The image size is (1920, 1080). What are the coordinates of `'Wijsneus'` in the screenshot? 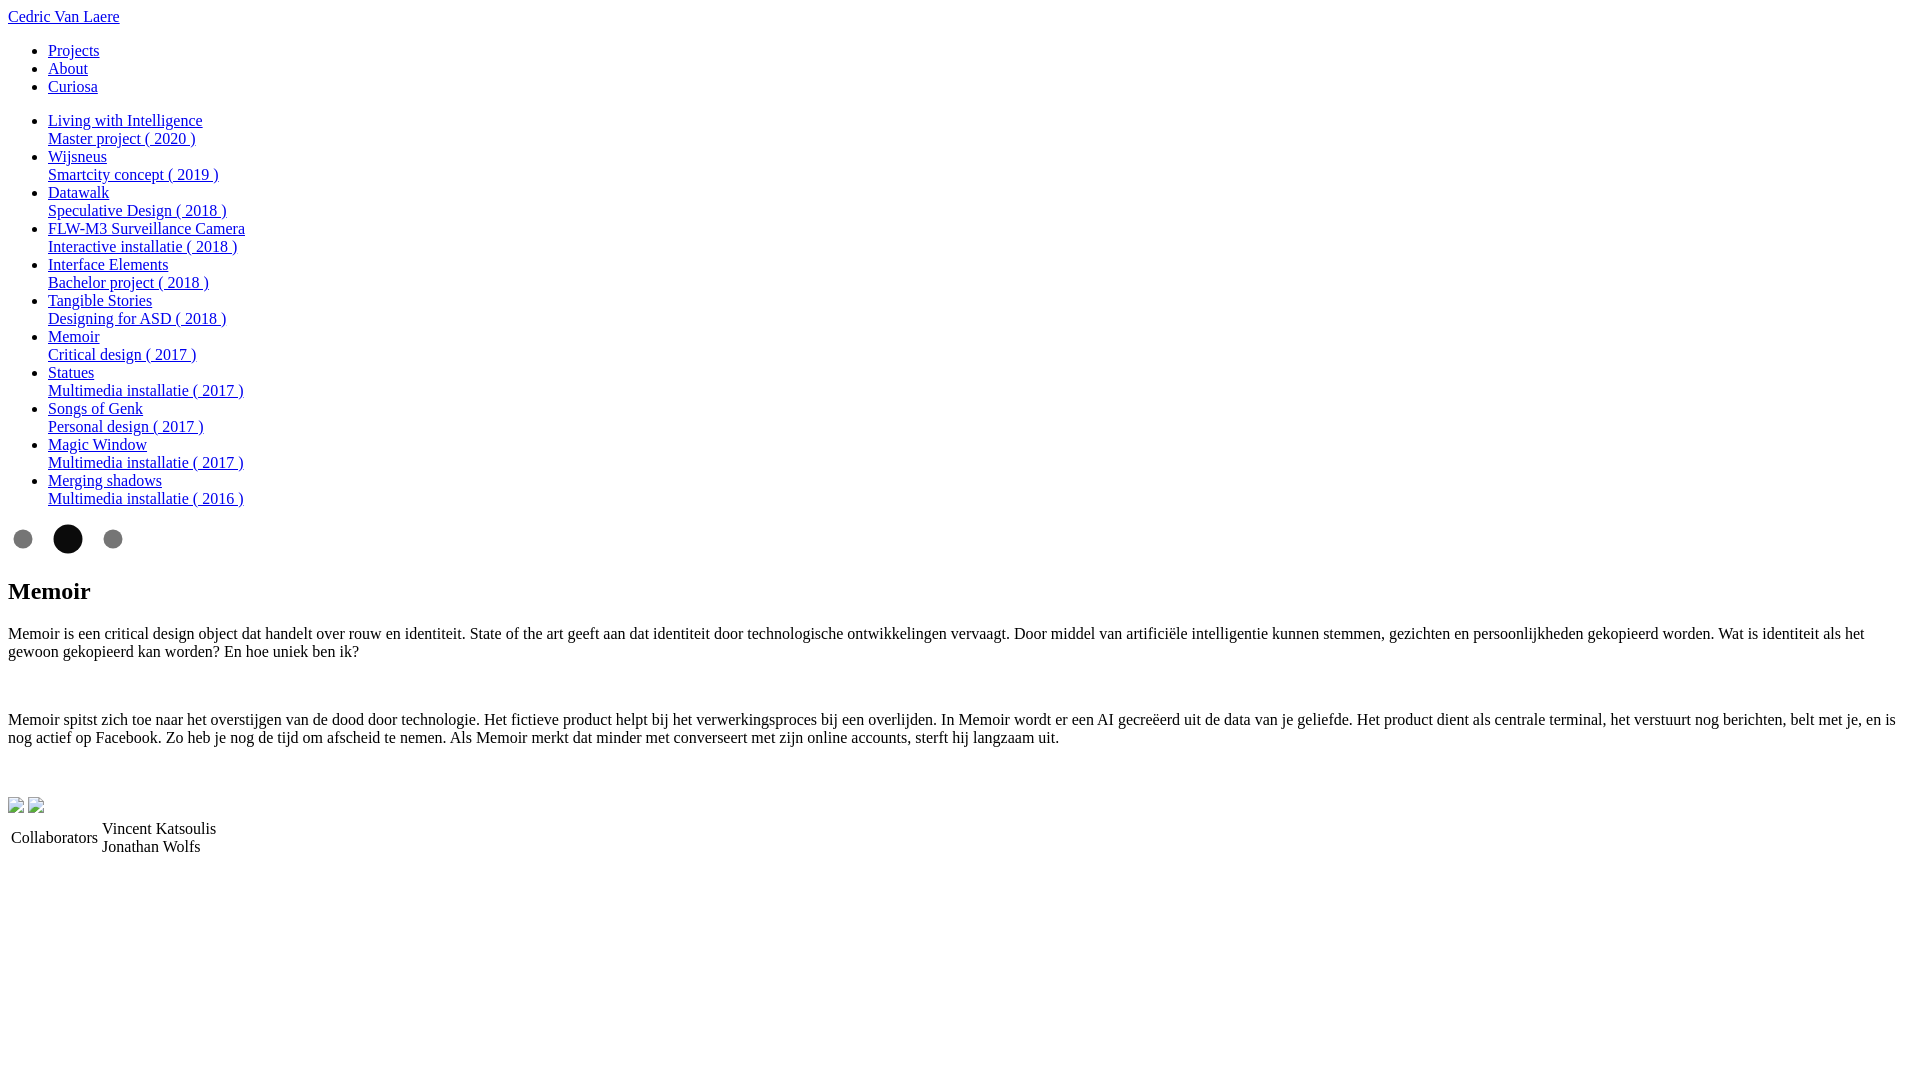 It's located at (77, 155).